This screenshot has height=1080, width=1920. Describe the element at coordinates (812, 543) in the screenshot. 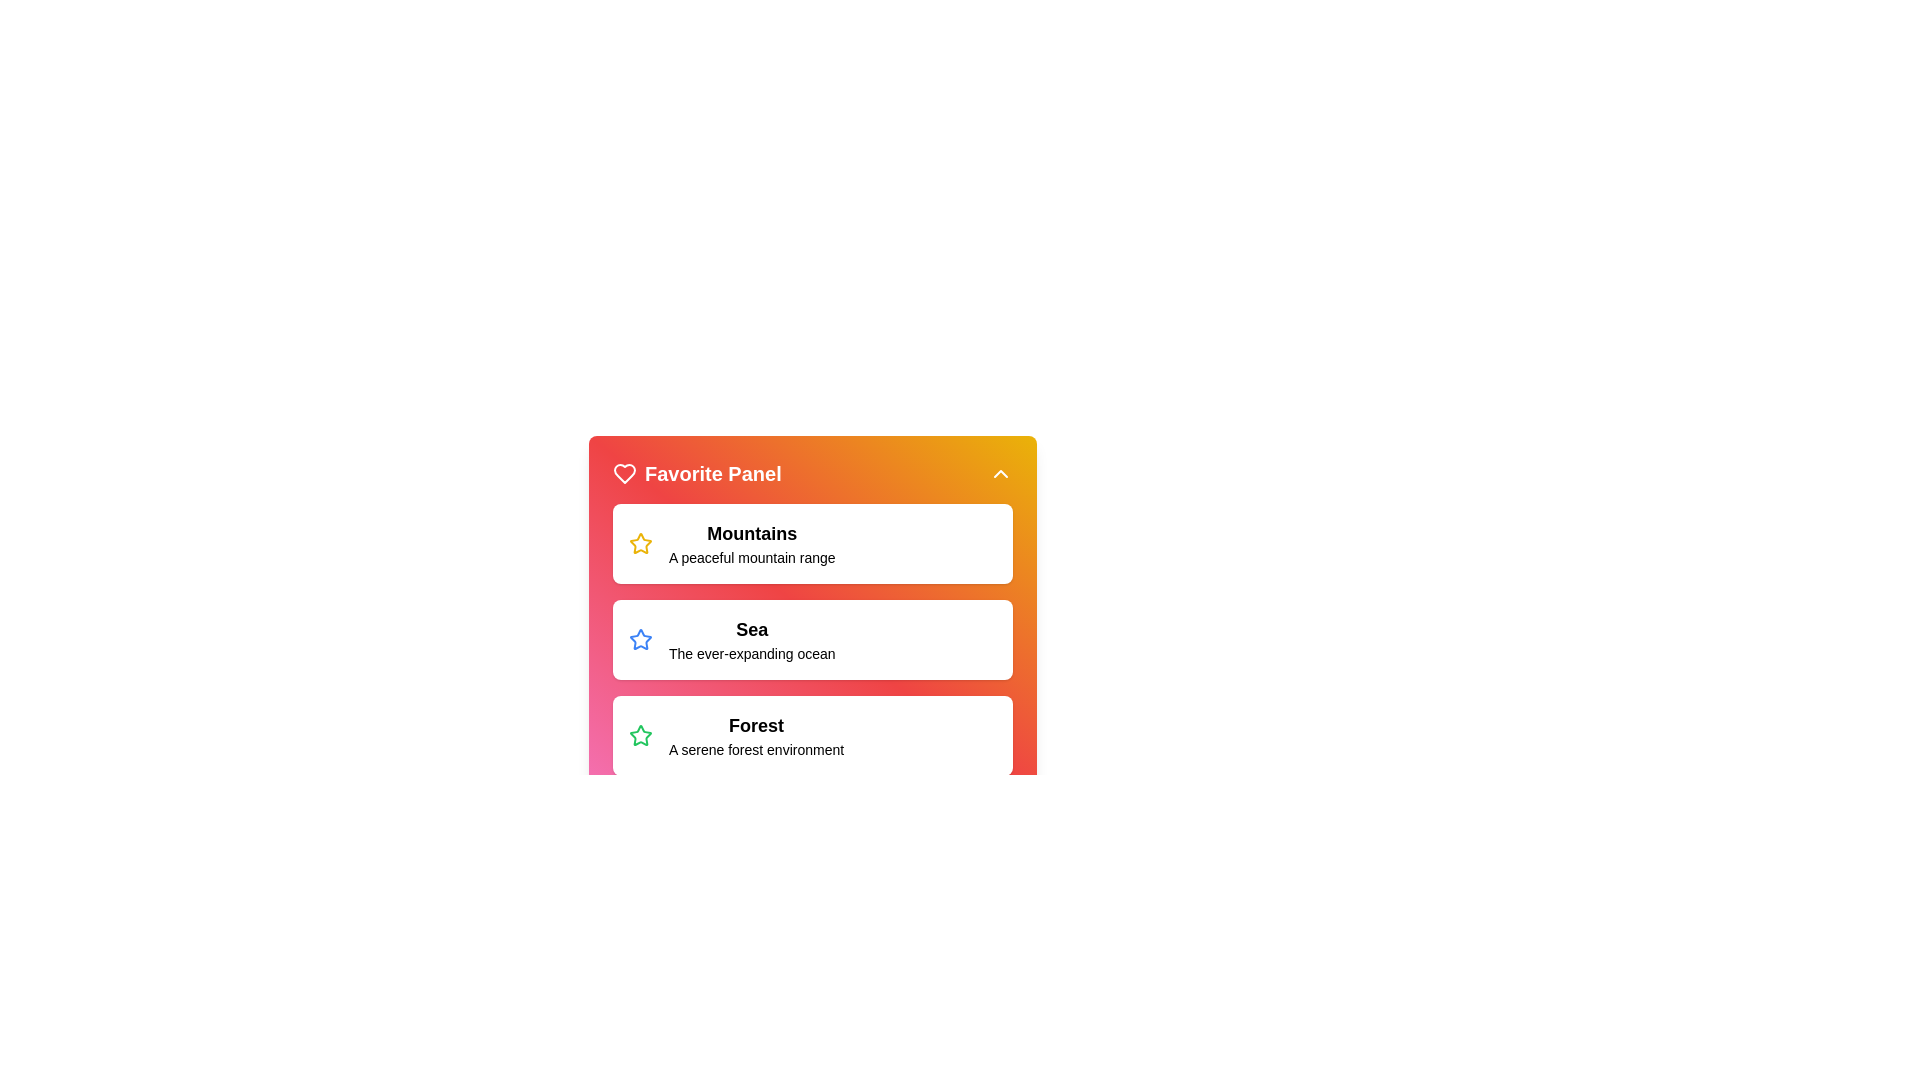

I see `the first informational list item labeled 'Mountains' which includes a description and a star icon, located below the 'Favorite Panel'` at that location.